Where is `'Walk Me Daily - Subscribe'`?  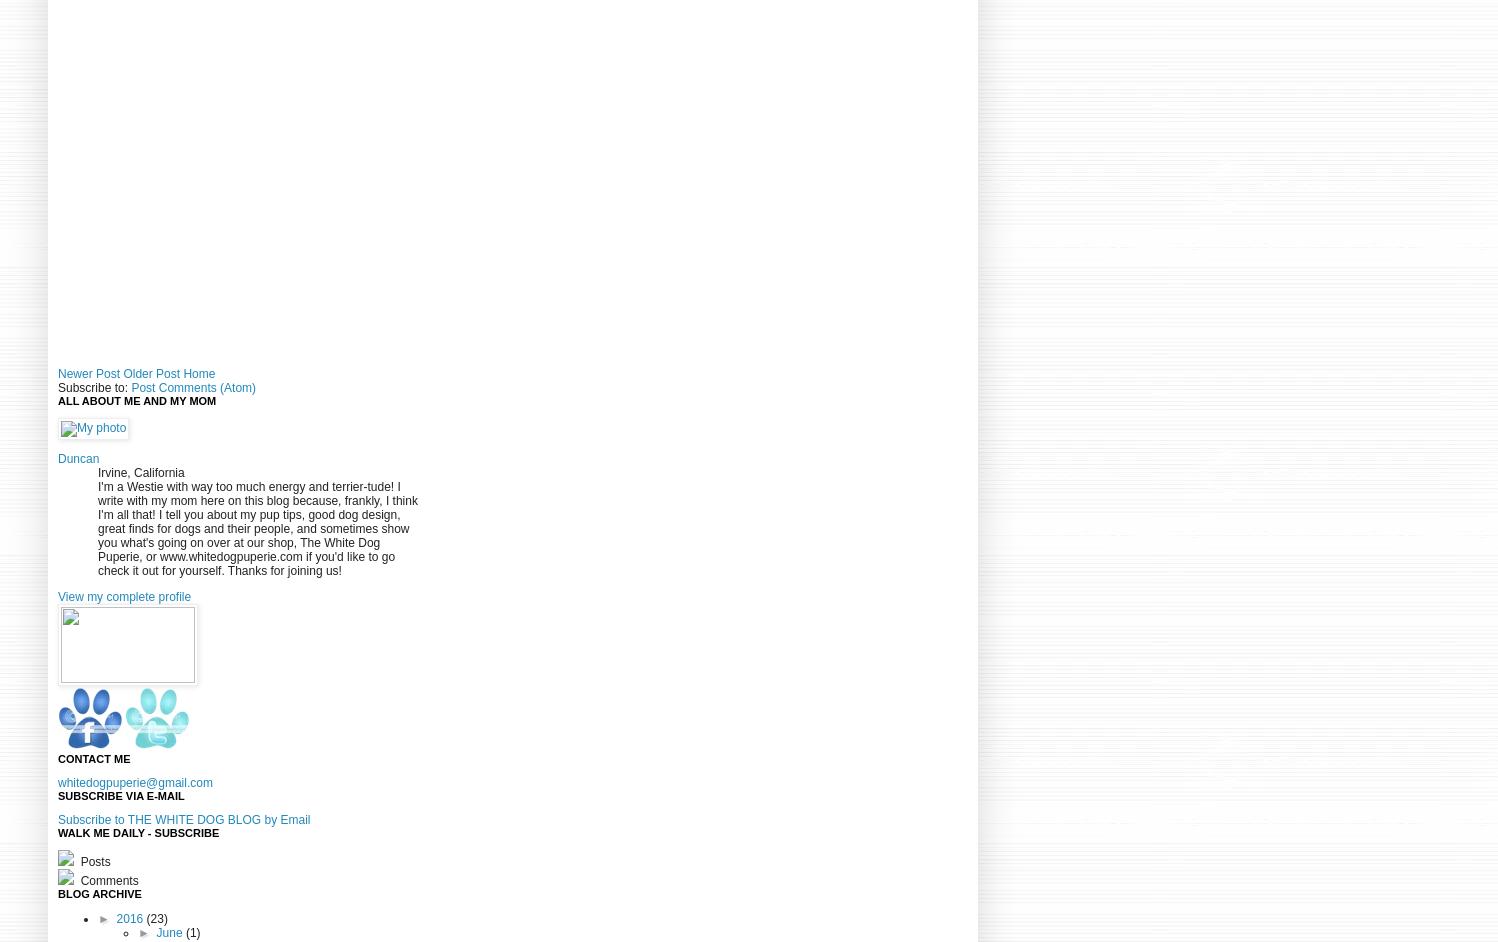 'Walk Me Daily - Subscribe' is located at coordinates (138, 832).